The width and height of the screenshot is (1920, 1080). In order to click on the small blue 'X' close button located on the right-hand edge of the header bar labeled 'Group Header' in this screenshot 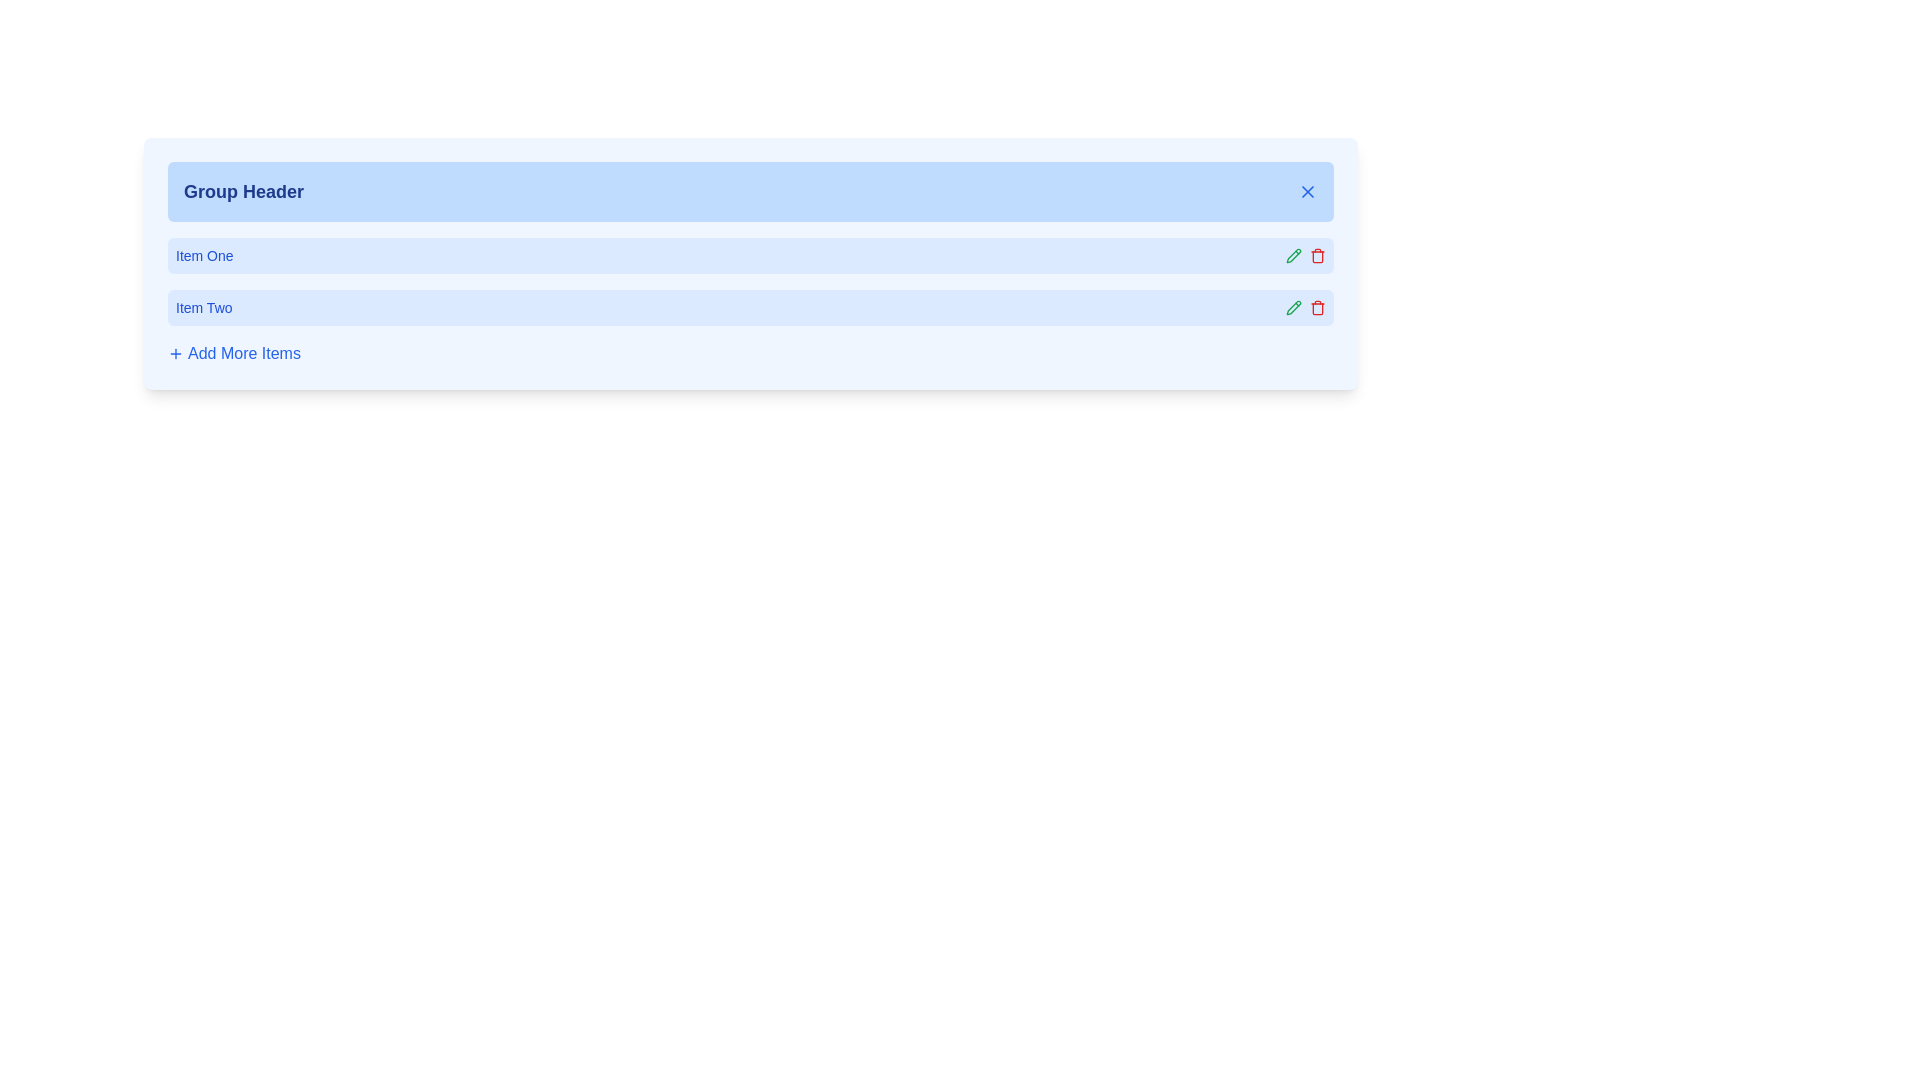, I will do `click(1308, 192)`.